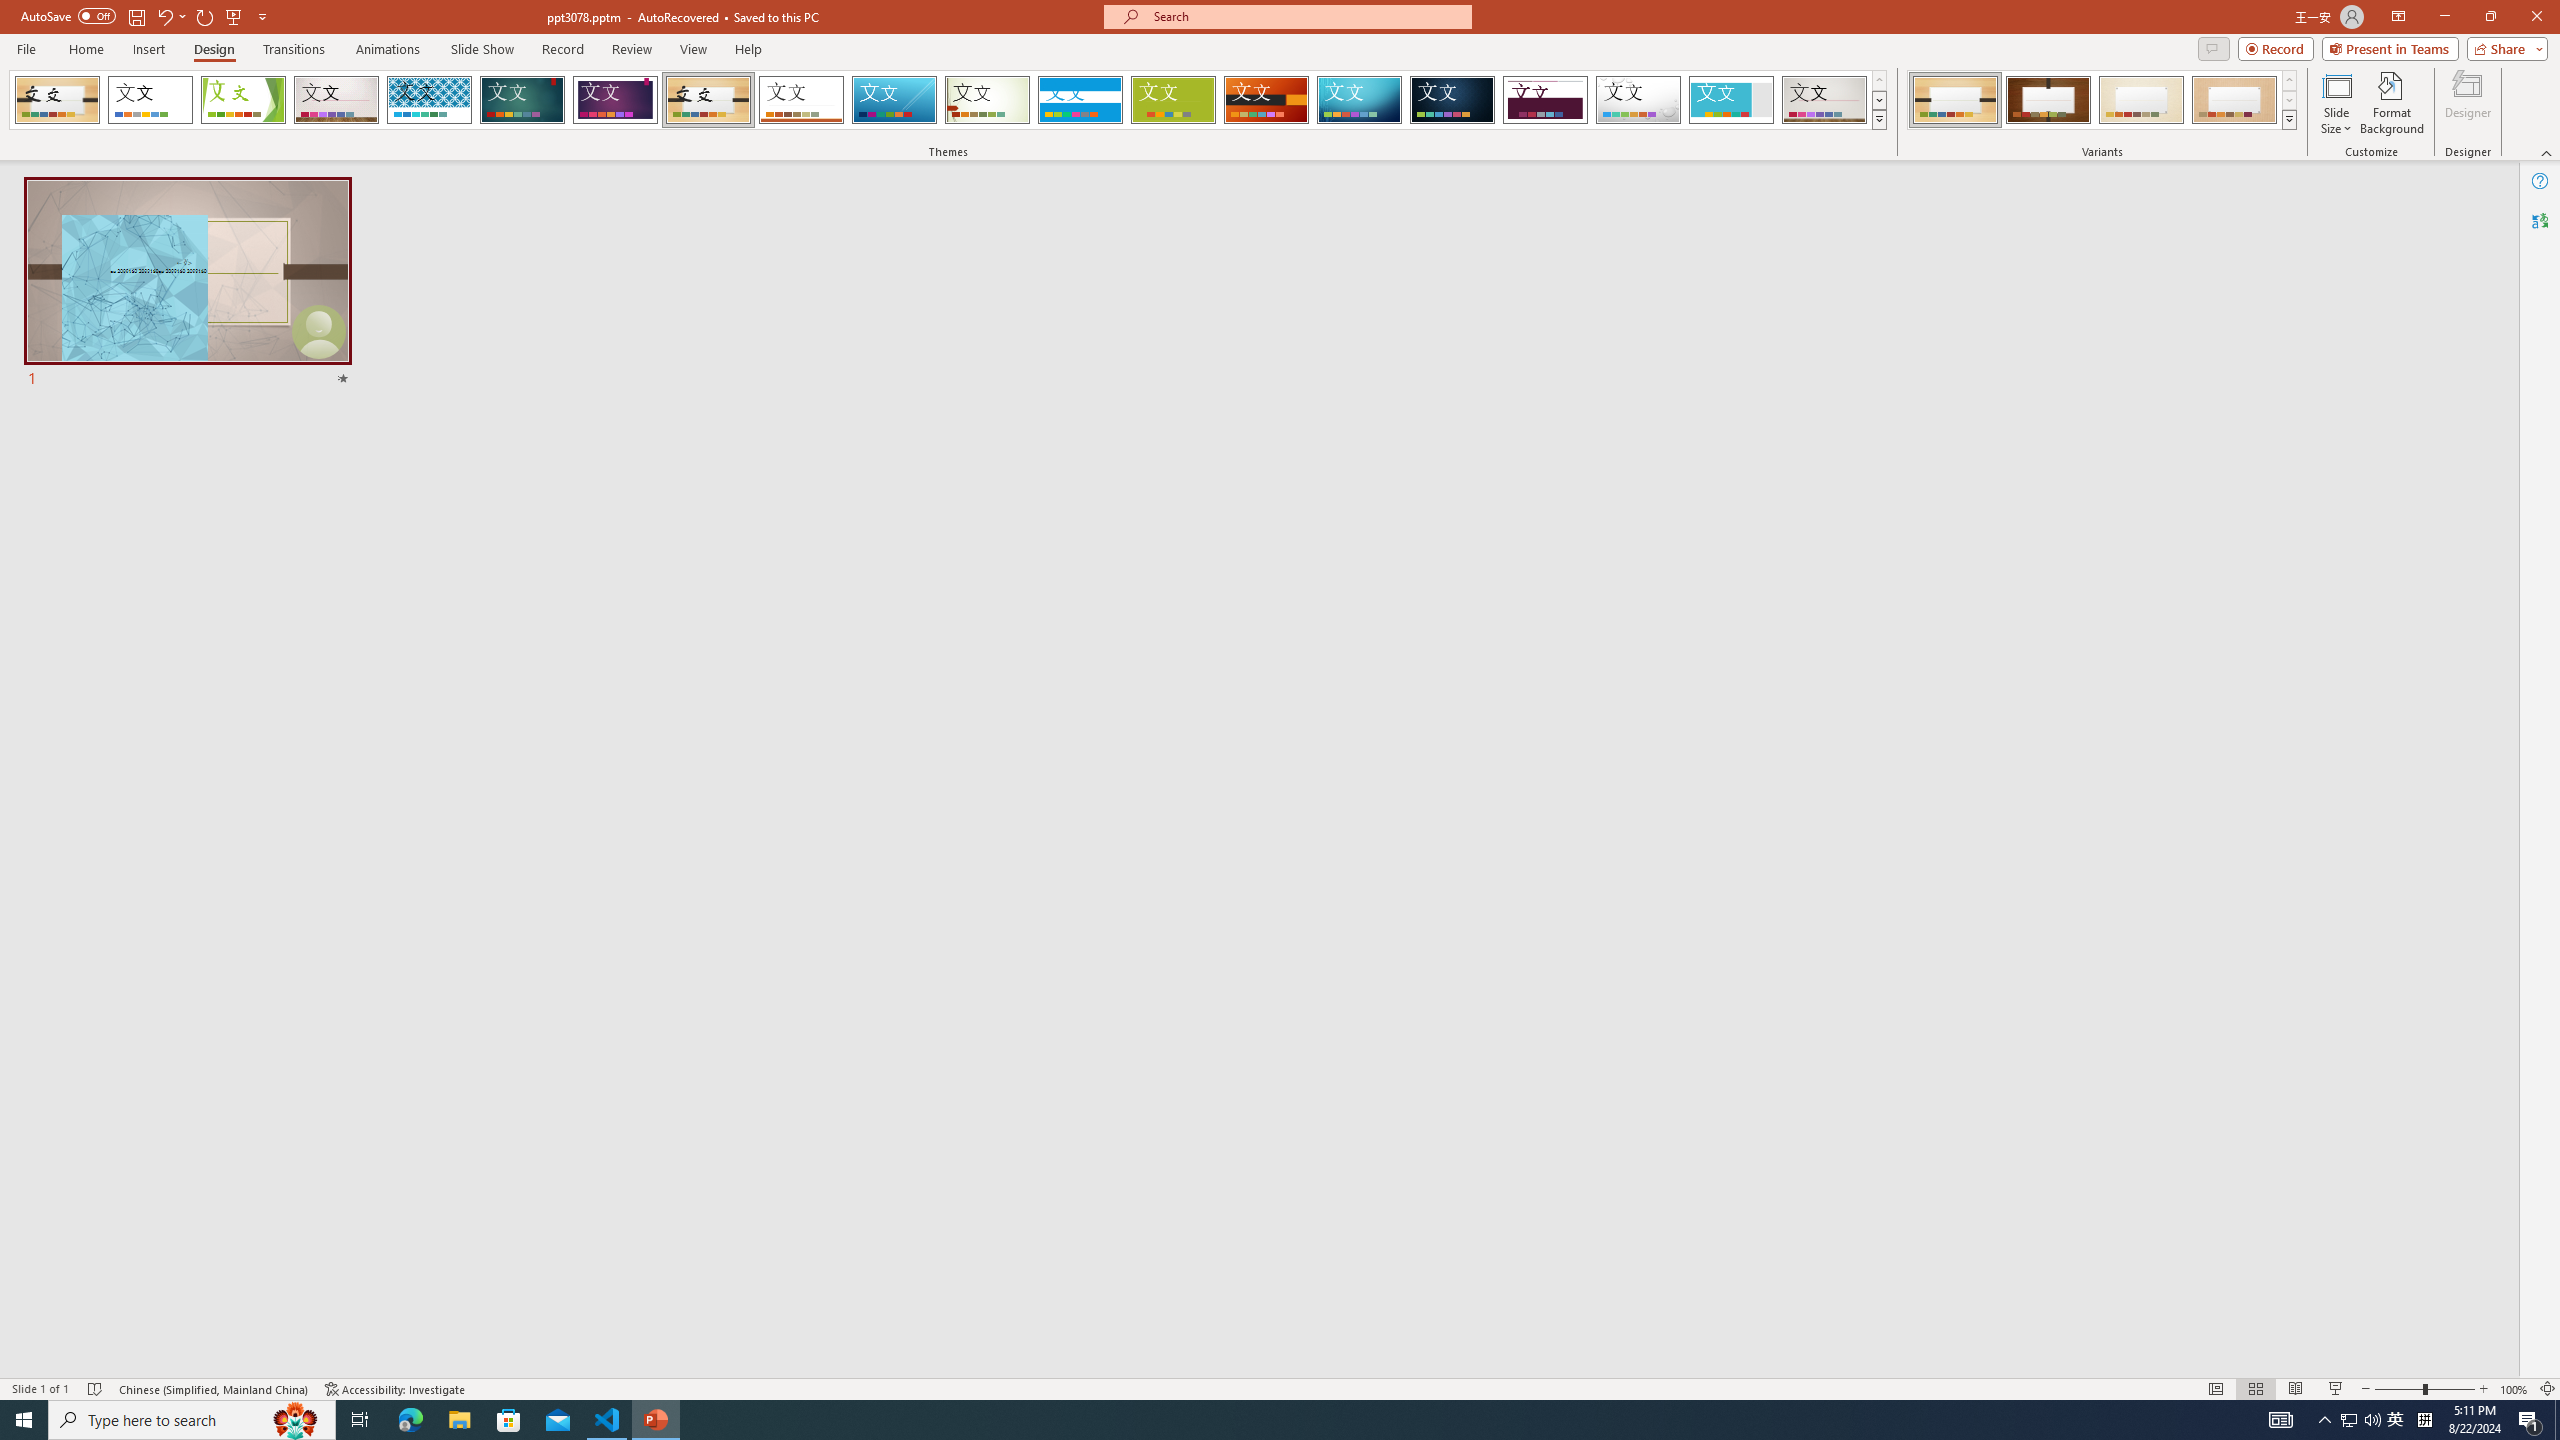 This screenshot has height=1440, width=2560. I want to click on 'Slice', so click(893, 99).